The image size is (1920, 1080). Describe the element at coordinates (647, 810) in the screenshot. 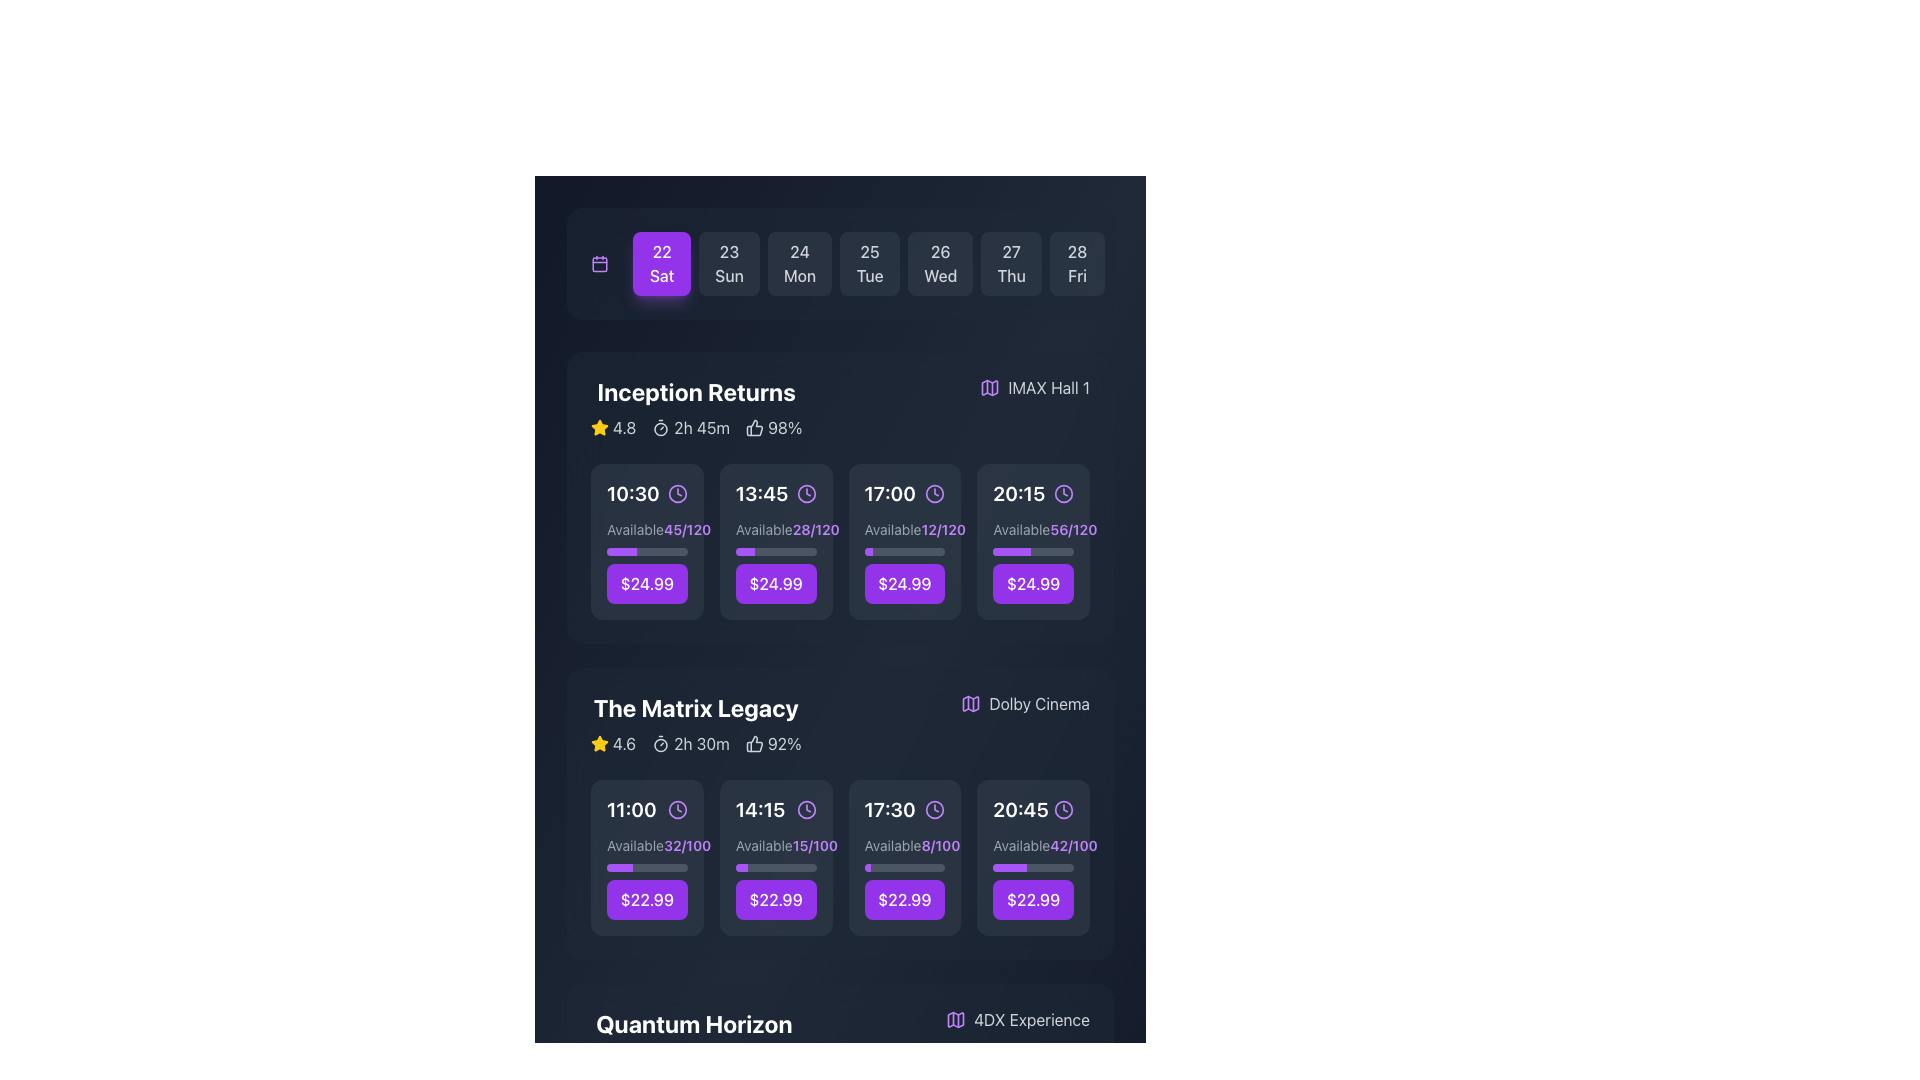

I see `time displayed on the text label '11:00' which is styled in bold white font on a dark background, located in the first block under 'The Matrix Legacy' section` at that location.